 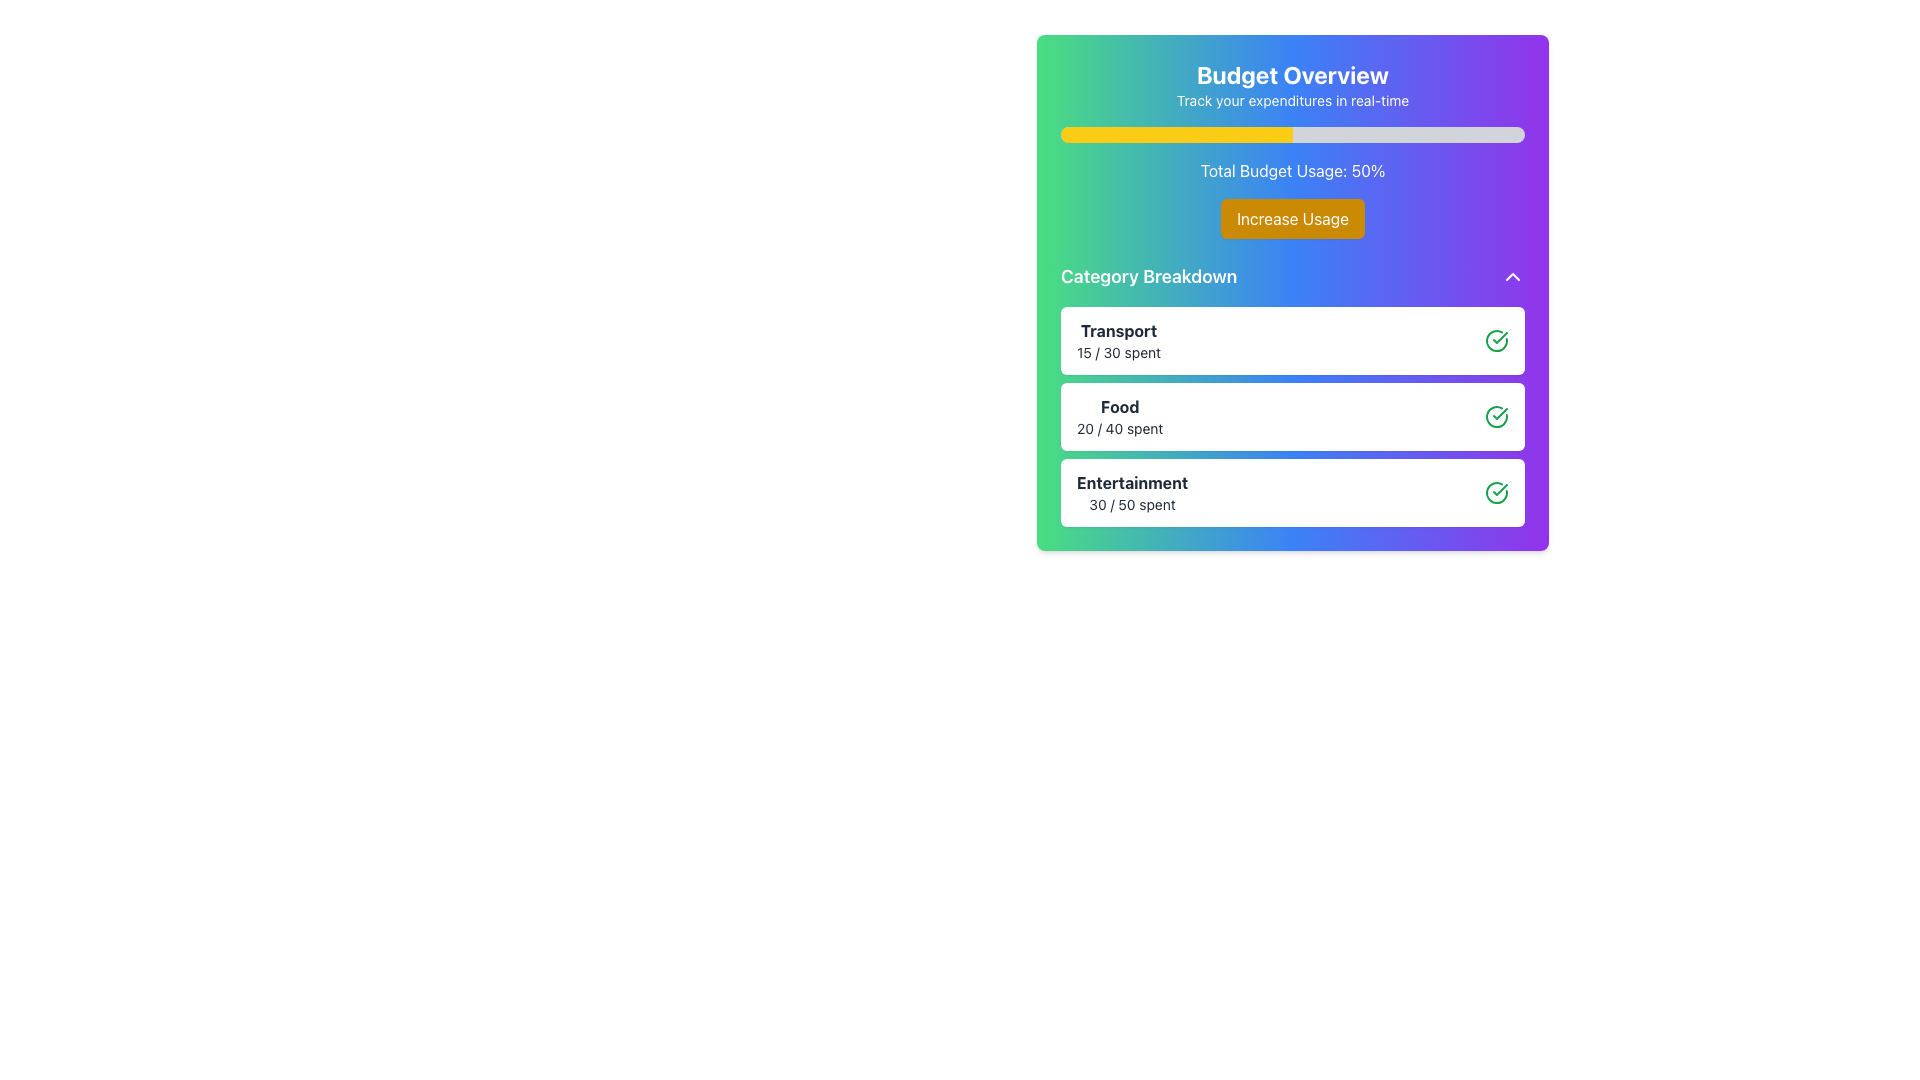 I want to click on the text label that displays 'Total Budget Usage: 50%' which is positioned centrally above the 'Increase Usage' button and below the horizontal progress bar, so click(x=1292, y=169).